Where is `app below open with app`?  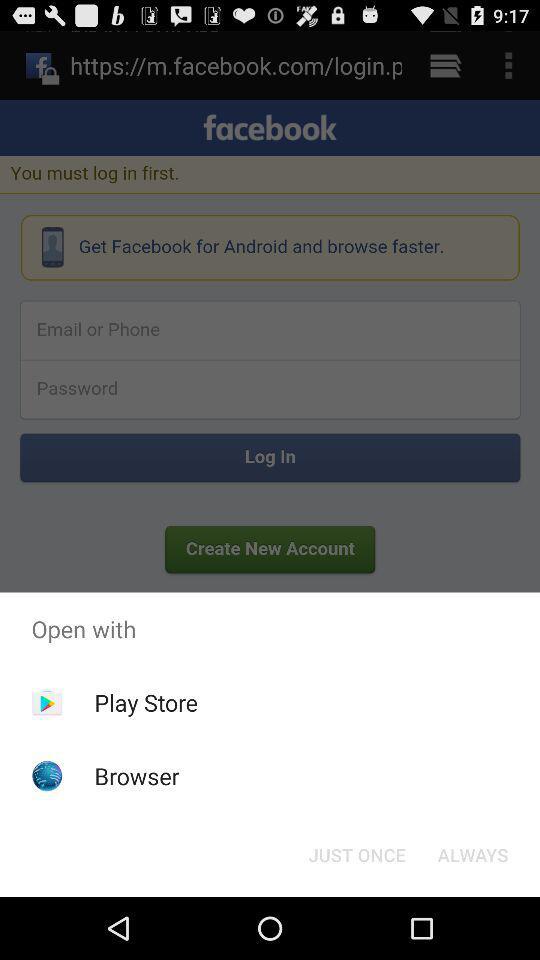
app below open with app is located at coordinates (145, 702).